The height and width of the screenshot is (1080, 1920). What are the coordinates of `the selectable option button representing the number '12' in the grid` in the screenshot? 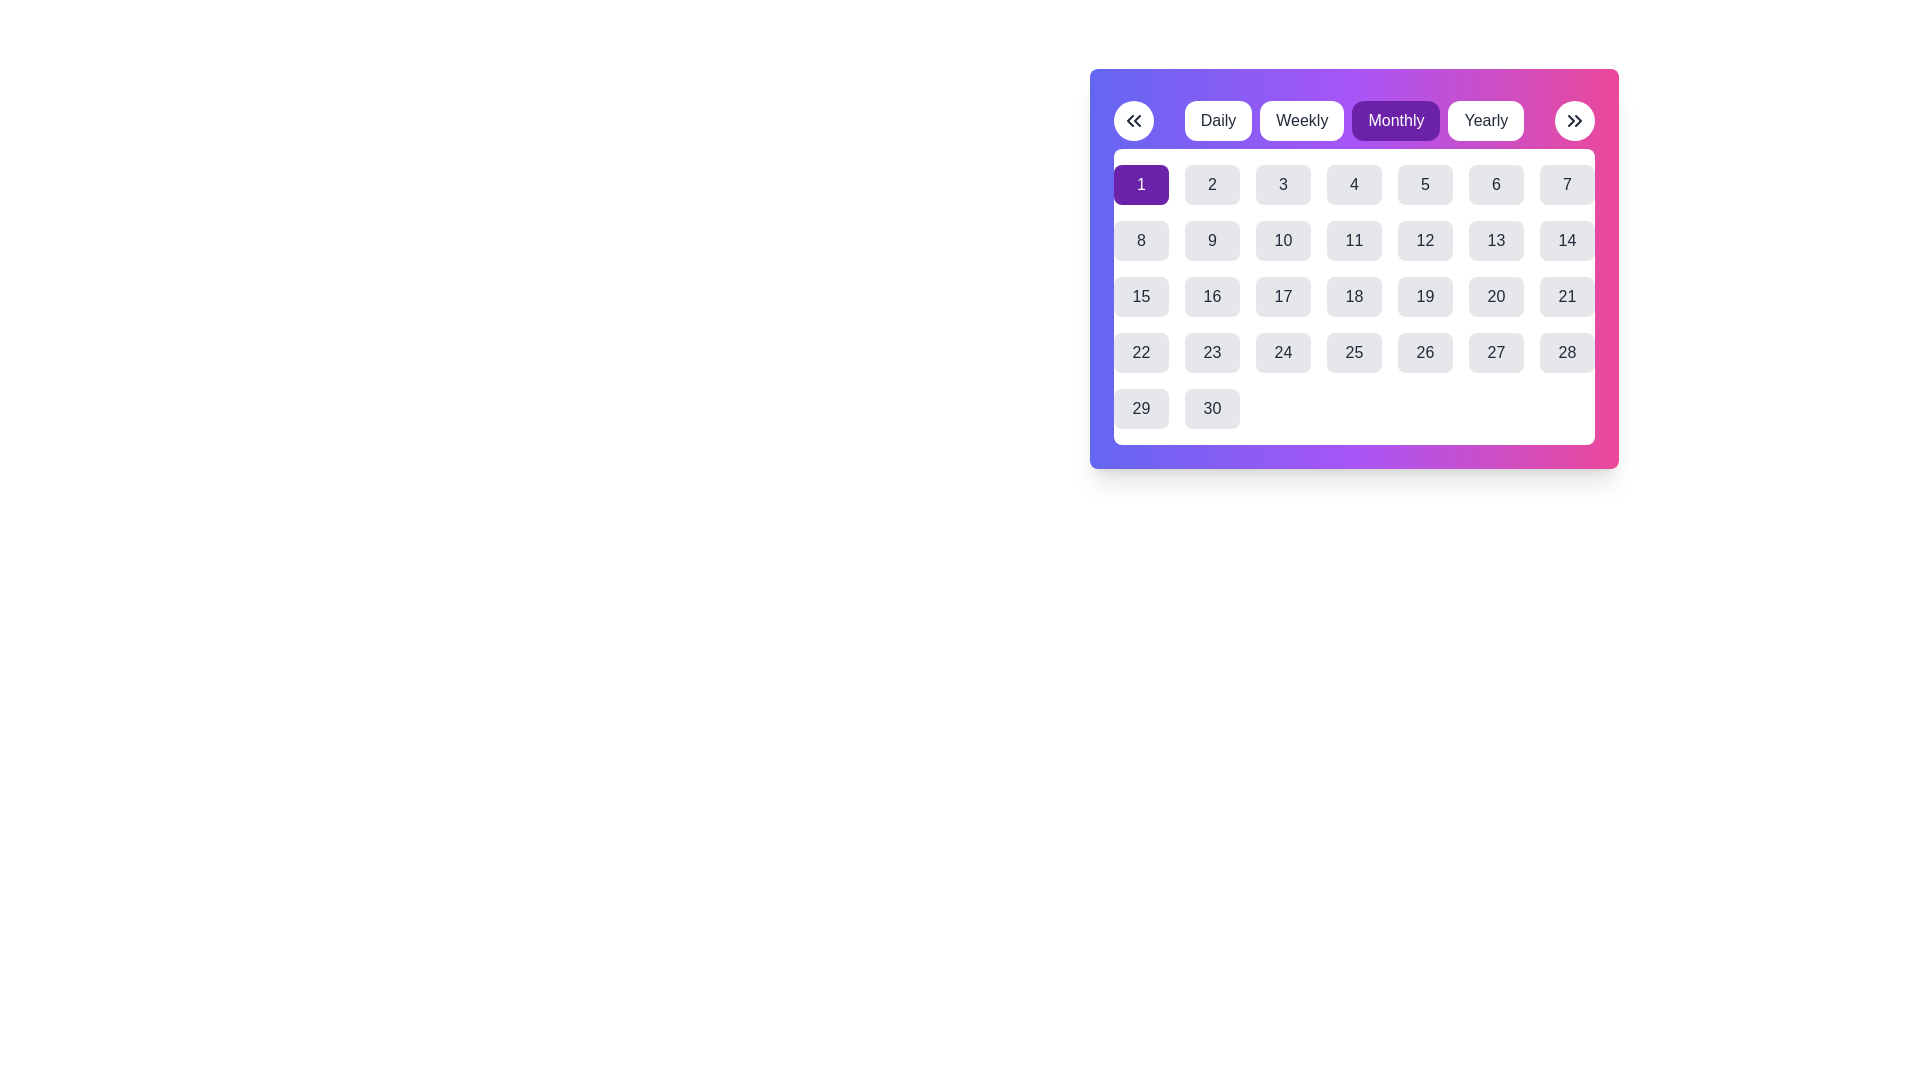 It's located at (1424, 239).